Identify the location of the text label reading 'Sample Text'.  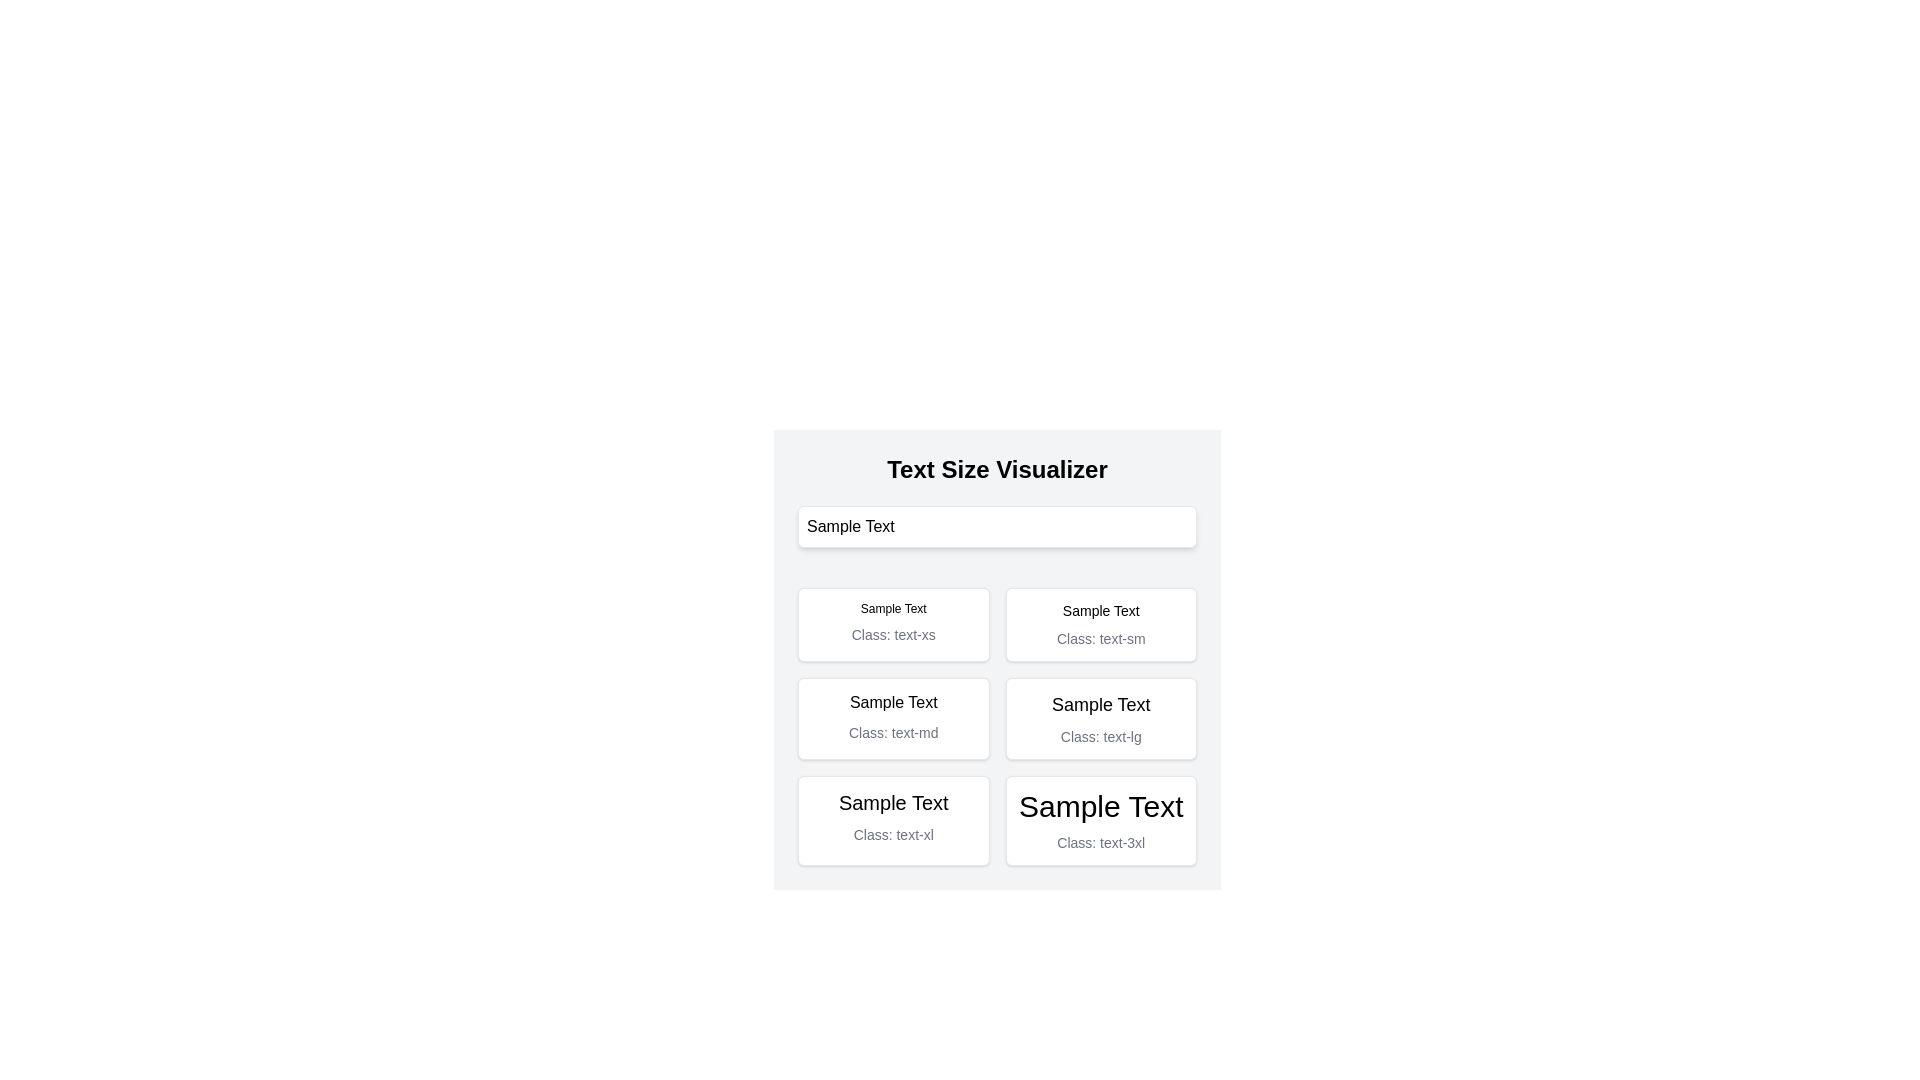
(892, 608).